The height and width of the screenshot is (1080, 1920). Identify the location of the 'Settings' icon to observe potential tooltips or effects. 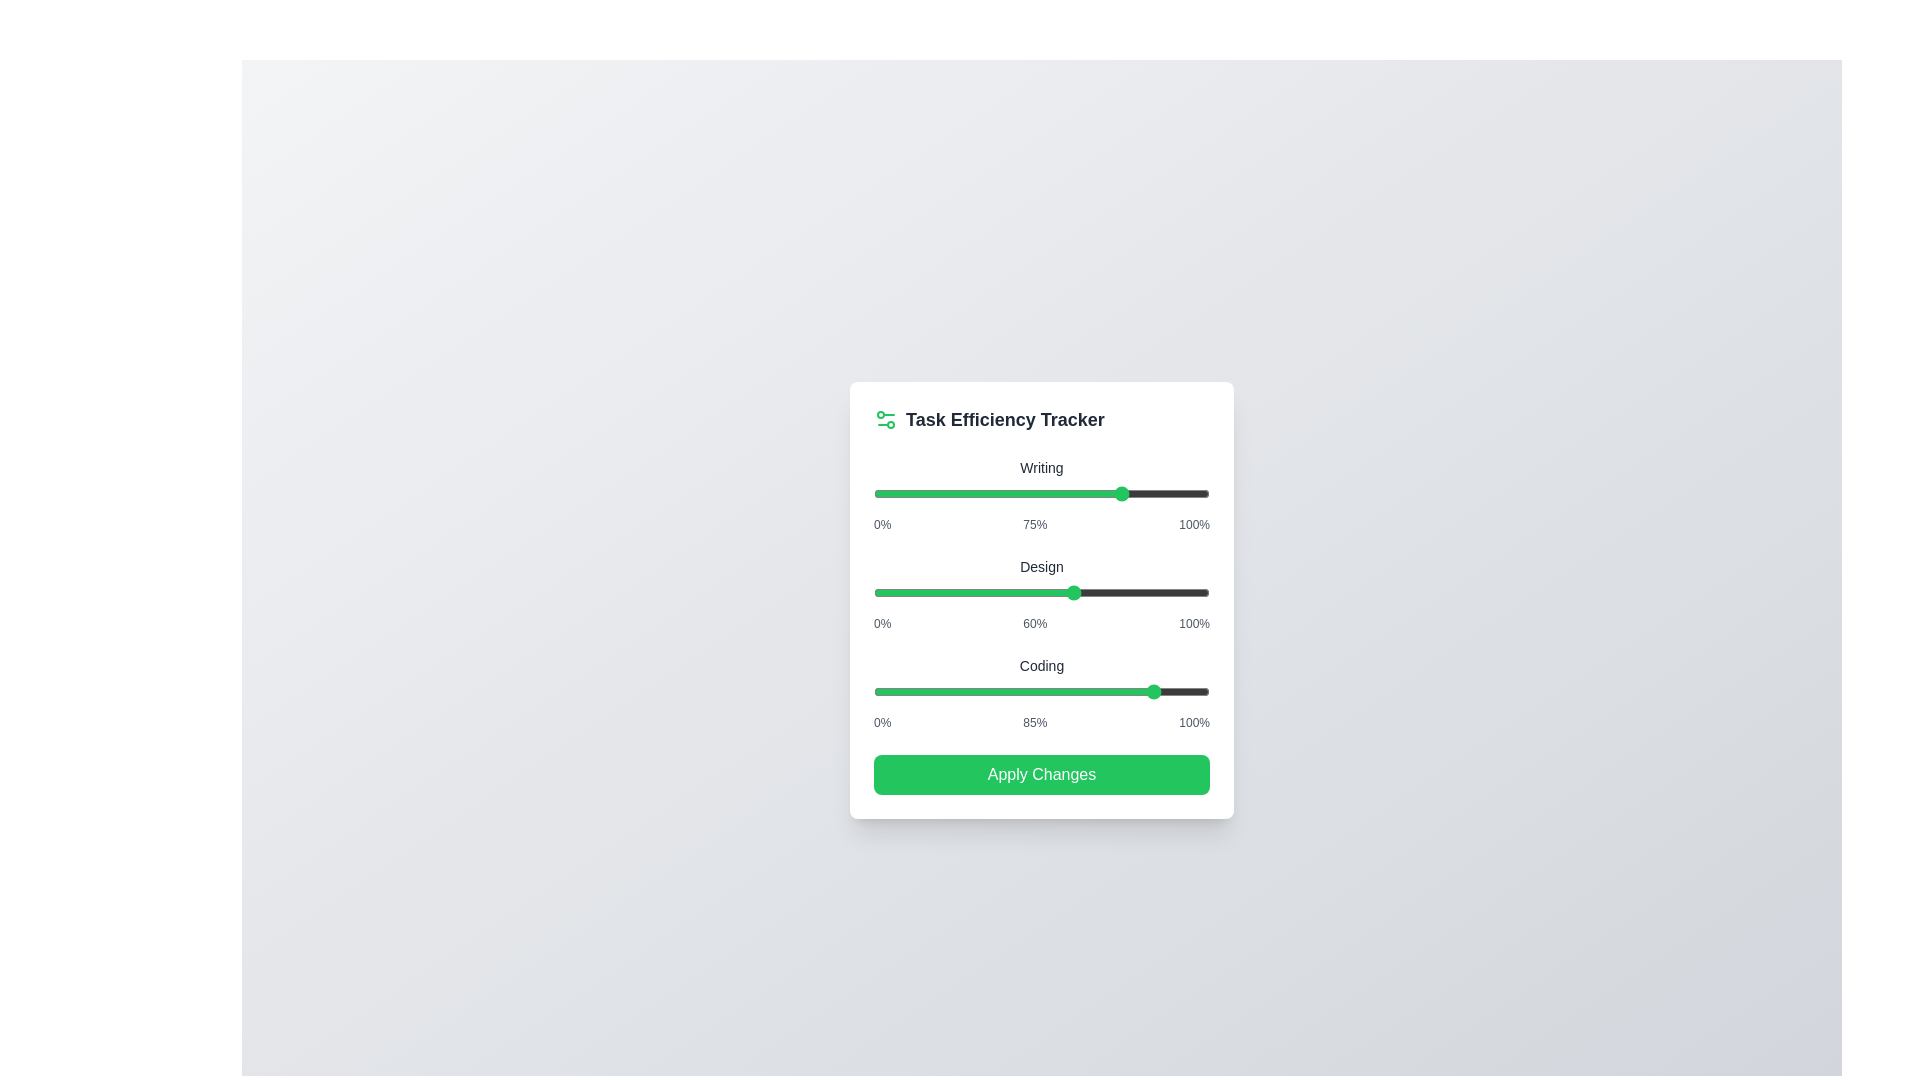
(885, 418).